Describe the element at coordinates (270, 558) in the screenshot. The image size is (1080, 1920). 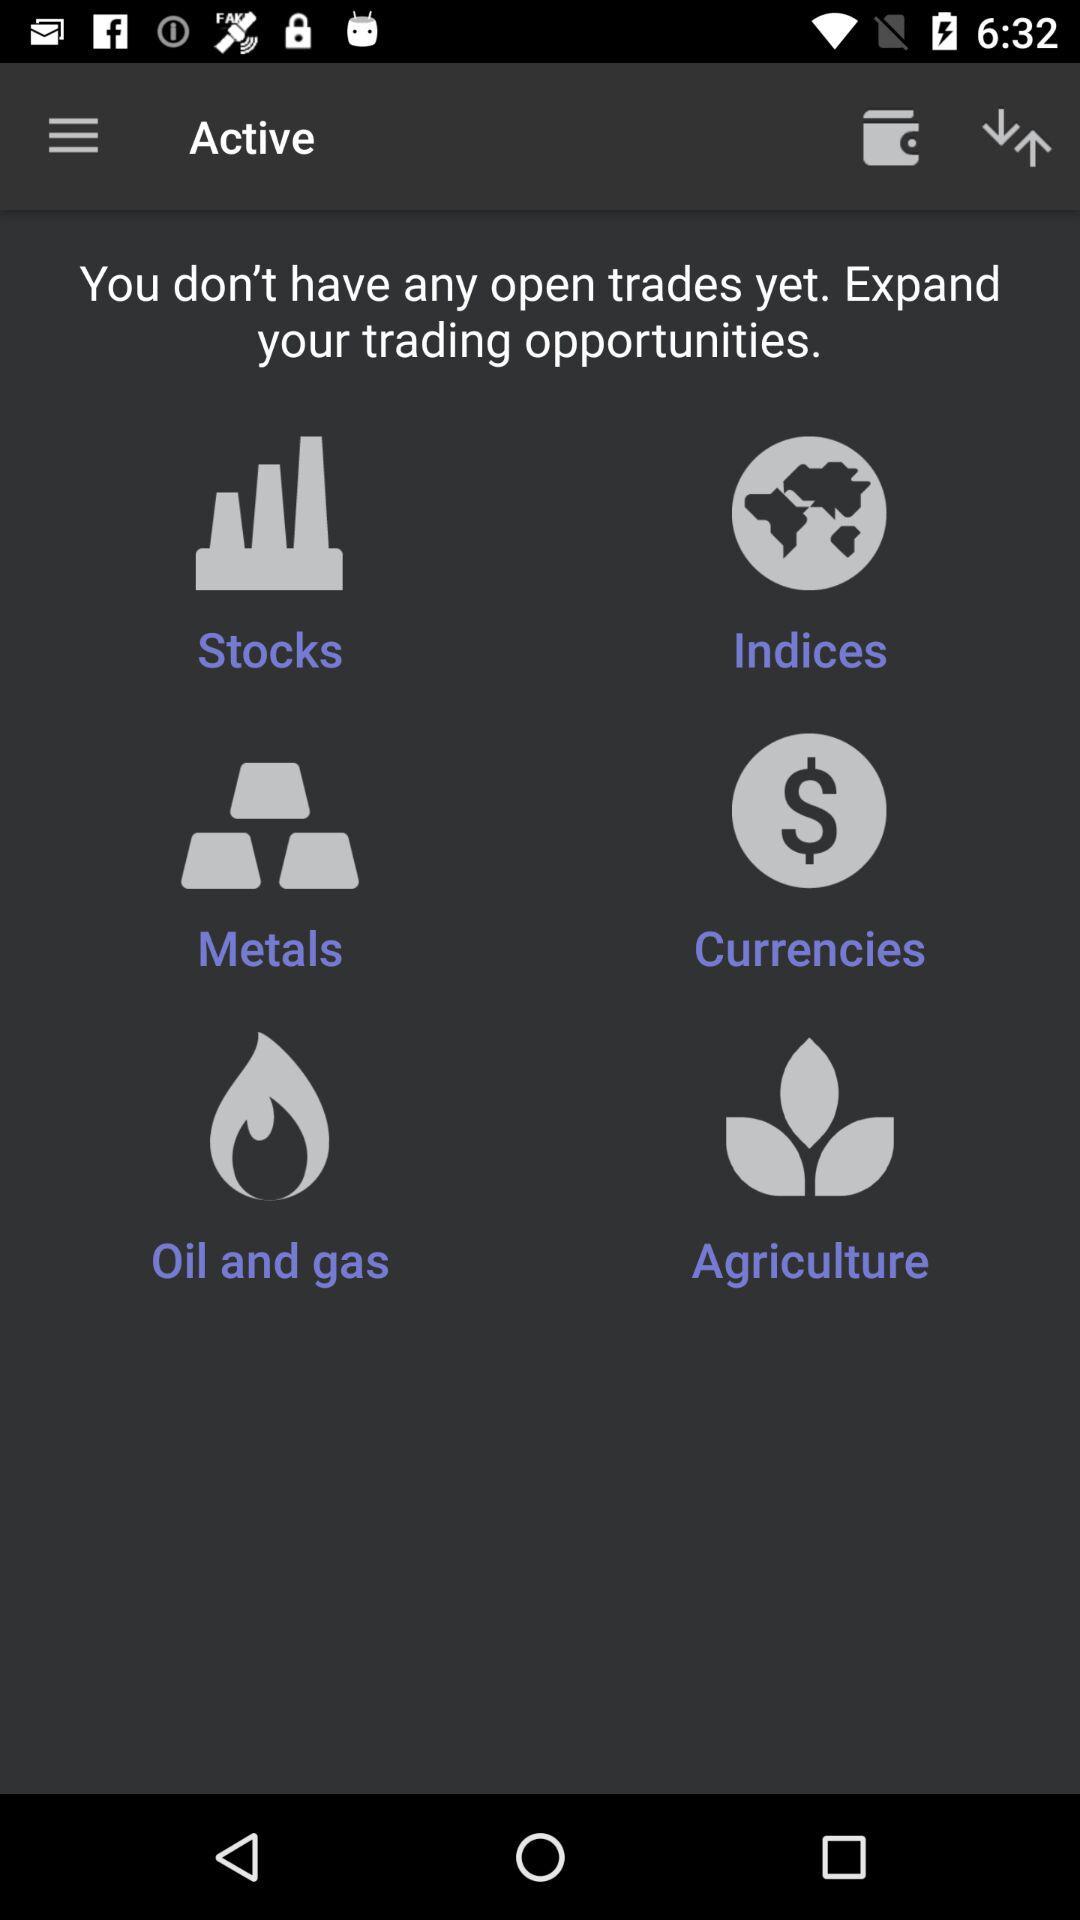
I see `the icon above the currencies item` at that location.